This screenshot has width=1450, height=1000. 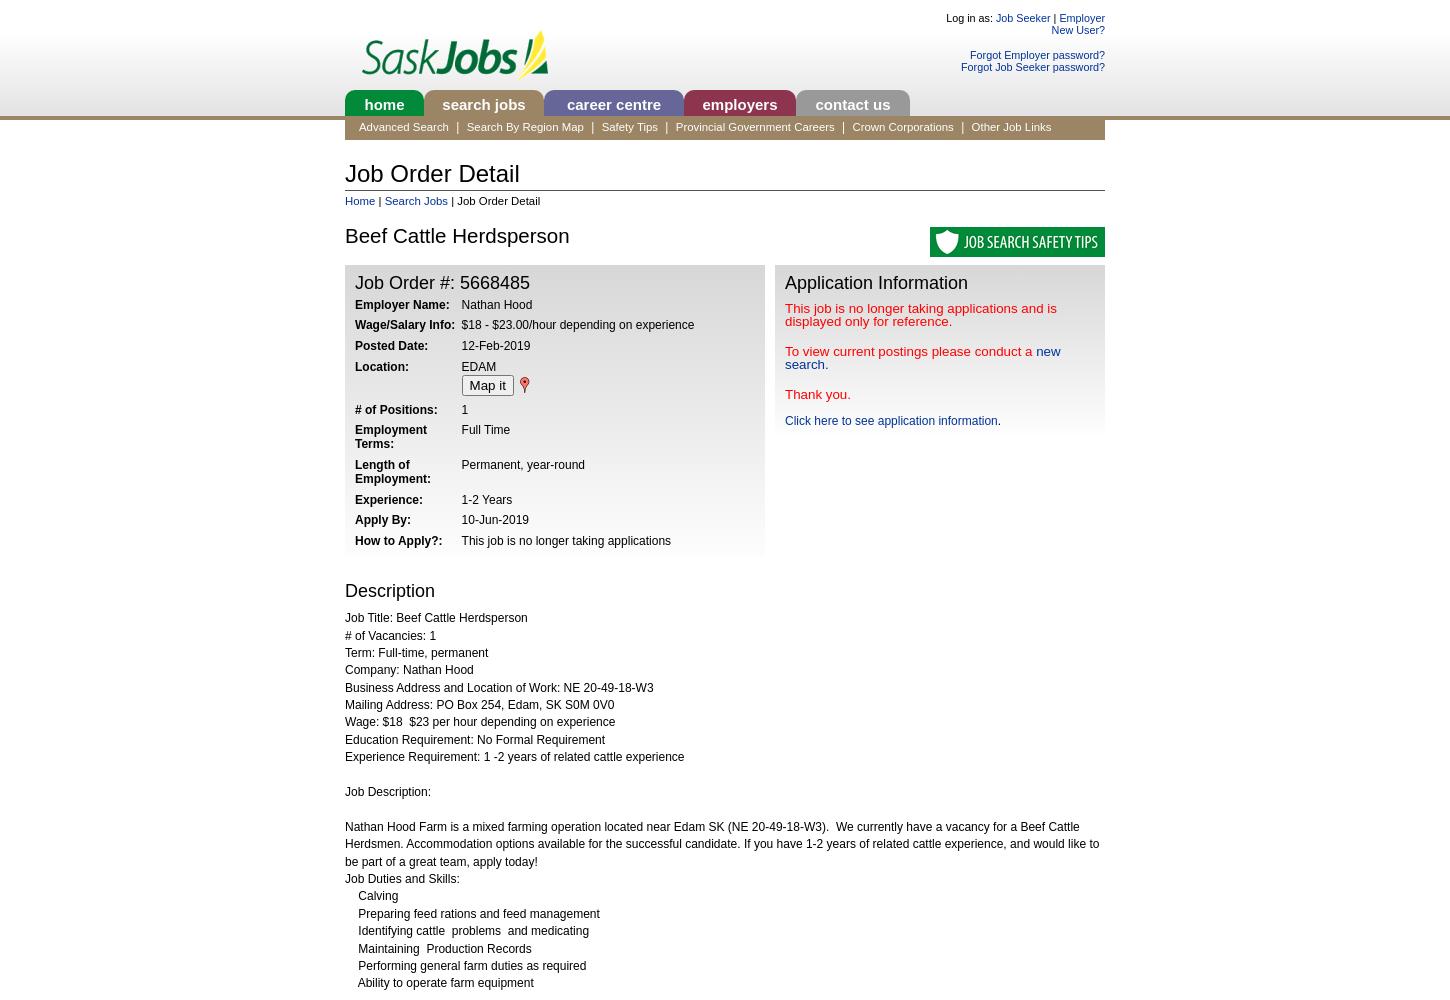 I want to click on 'Search By Region Map', so click(x=524, y=127).